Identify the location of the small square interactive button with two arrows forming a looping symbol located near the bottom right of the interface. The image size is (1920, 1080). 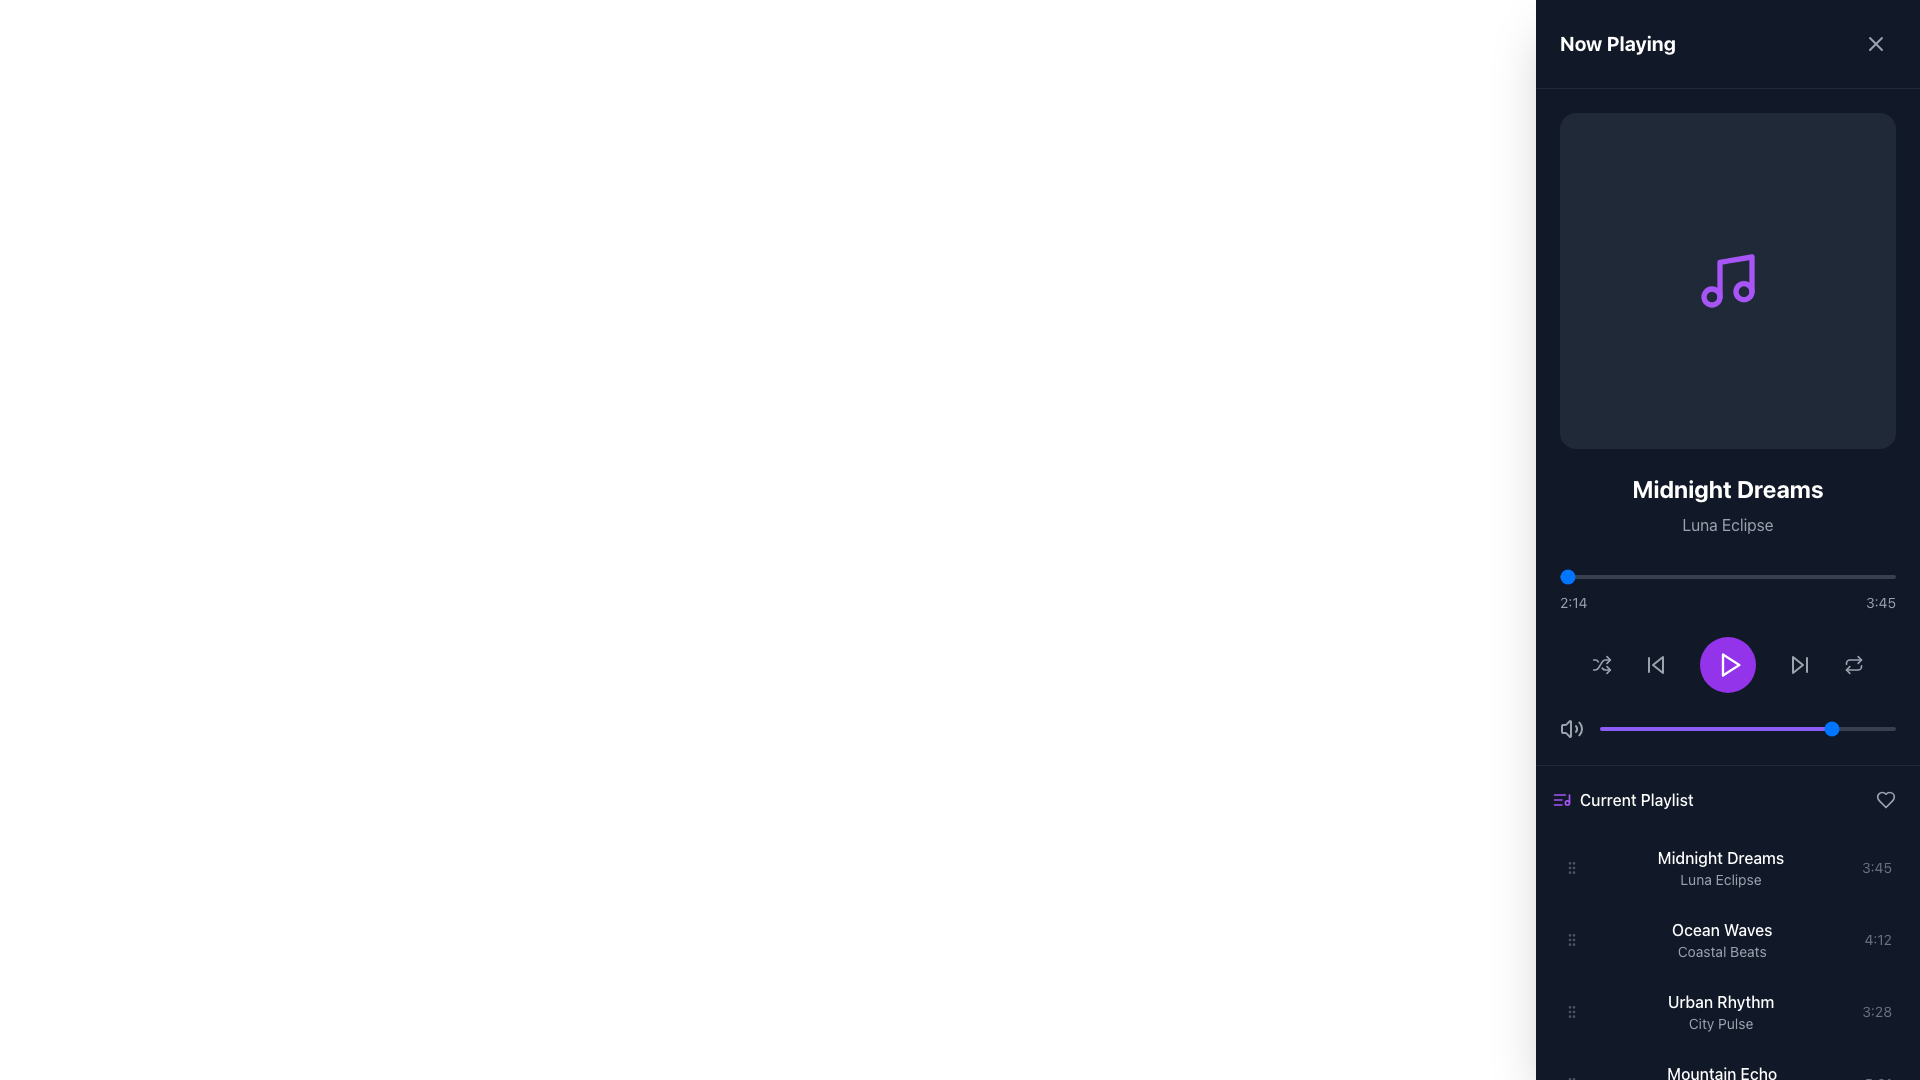
(1852, 664).